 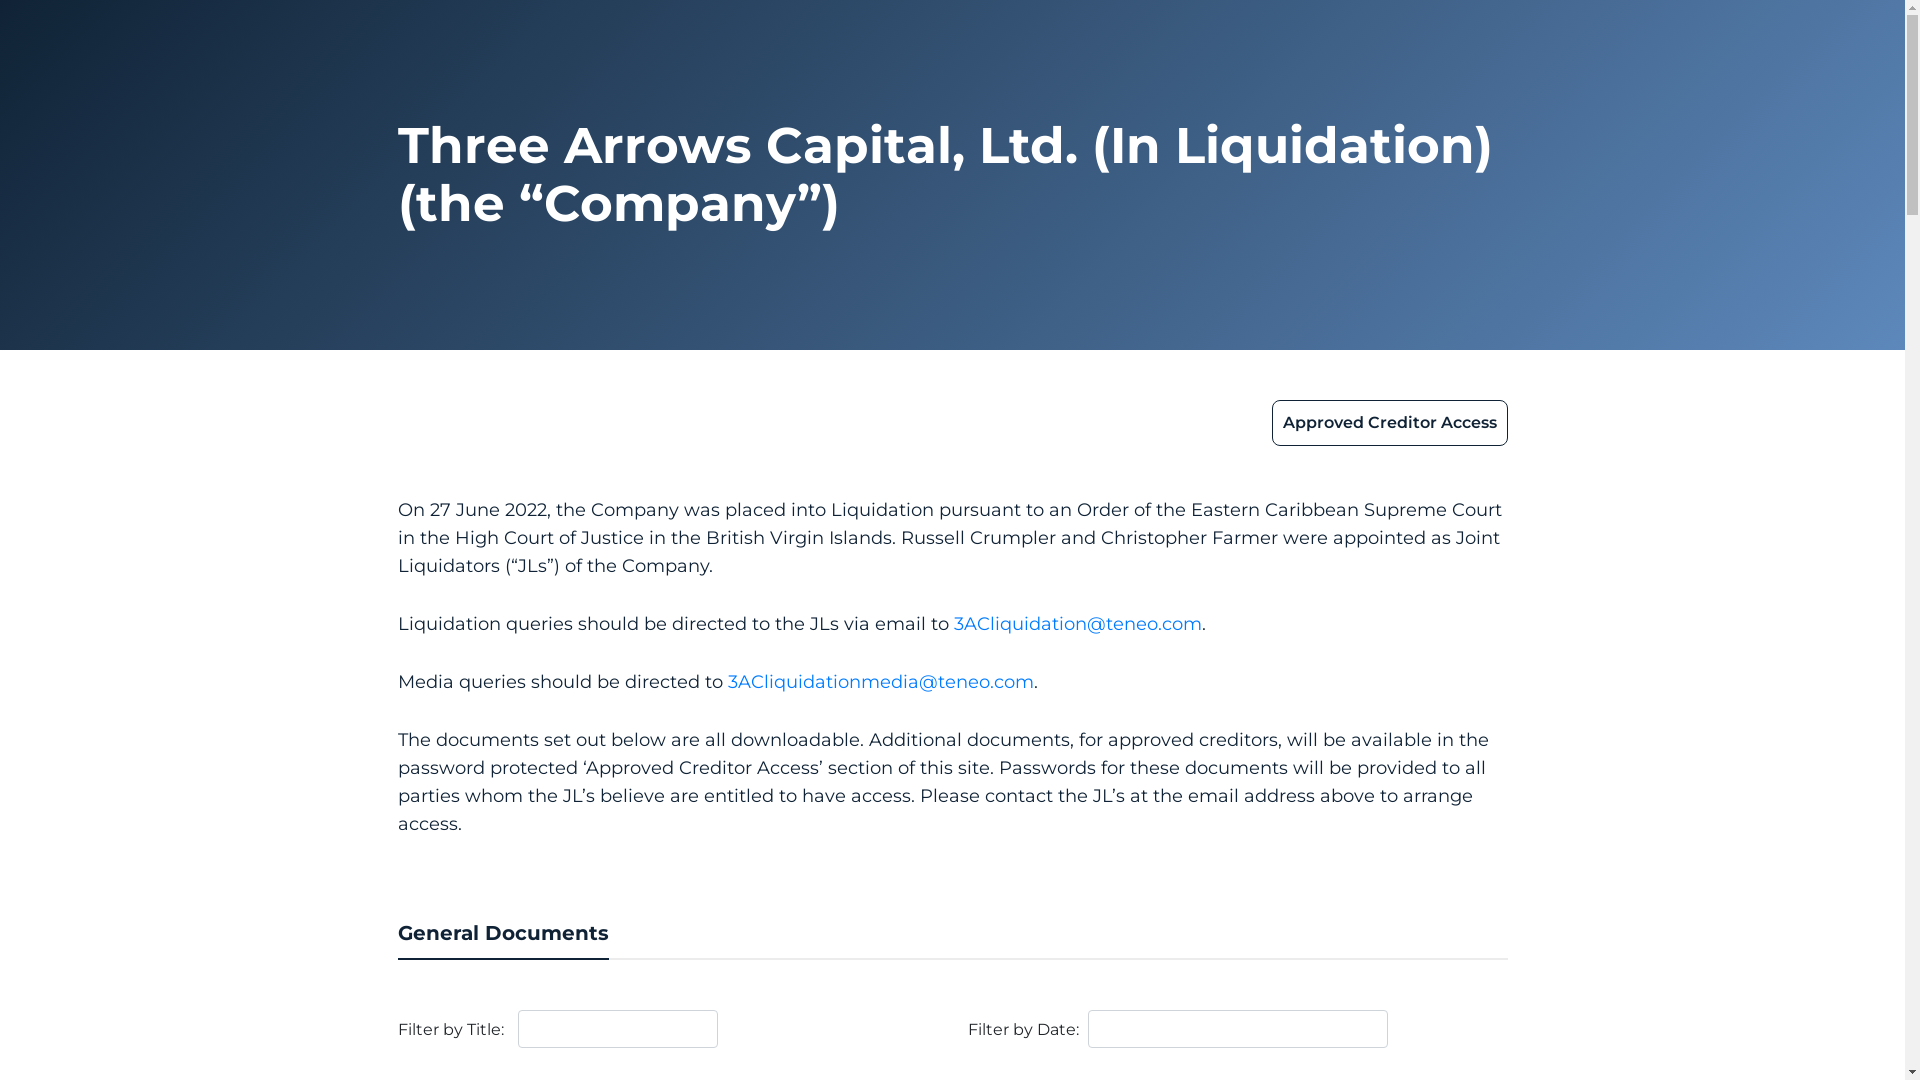 What do you see at coordinates (1389, 422) in the screenshot?
I see `'Approved Creditor Access'` at bounding box center [1389, 422].